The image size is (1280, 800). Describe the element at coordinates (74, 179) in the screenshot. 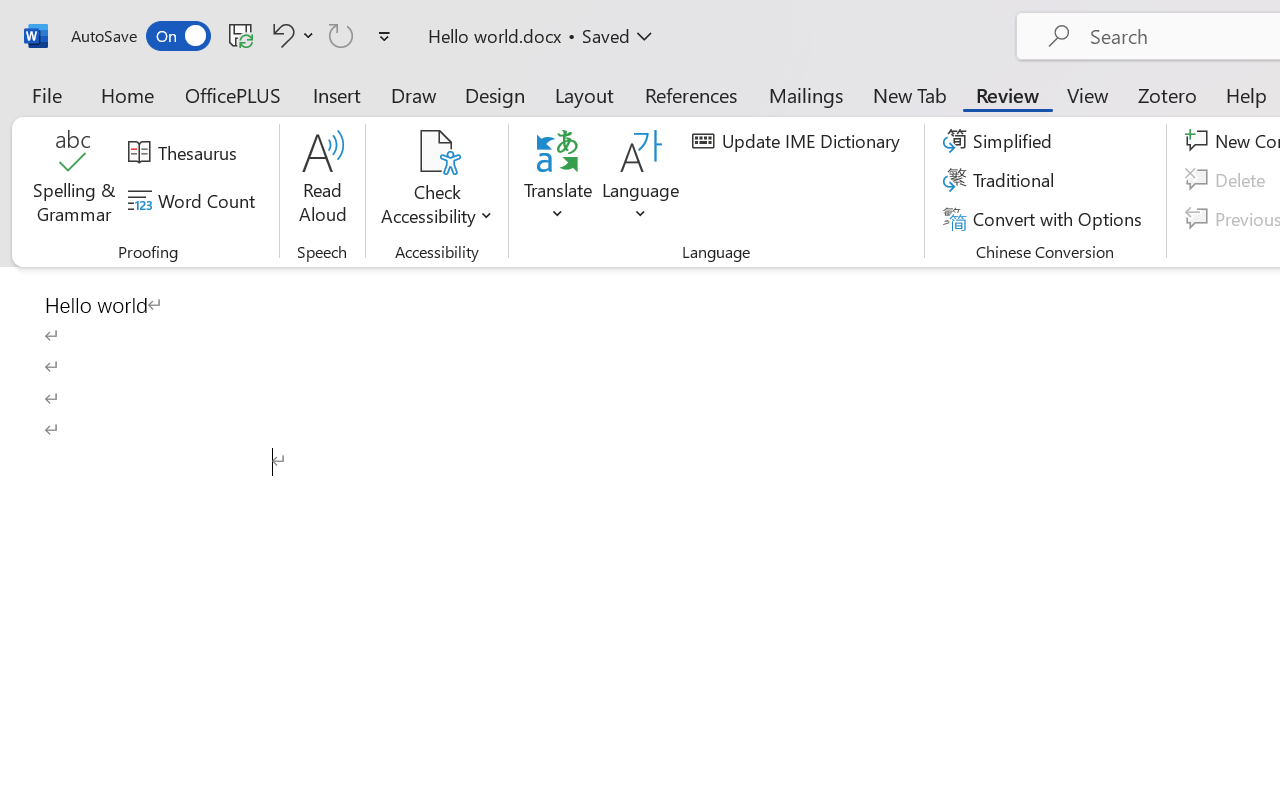

I see `'Spelling & Grammar'` at that location.